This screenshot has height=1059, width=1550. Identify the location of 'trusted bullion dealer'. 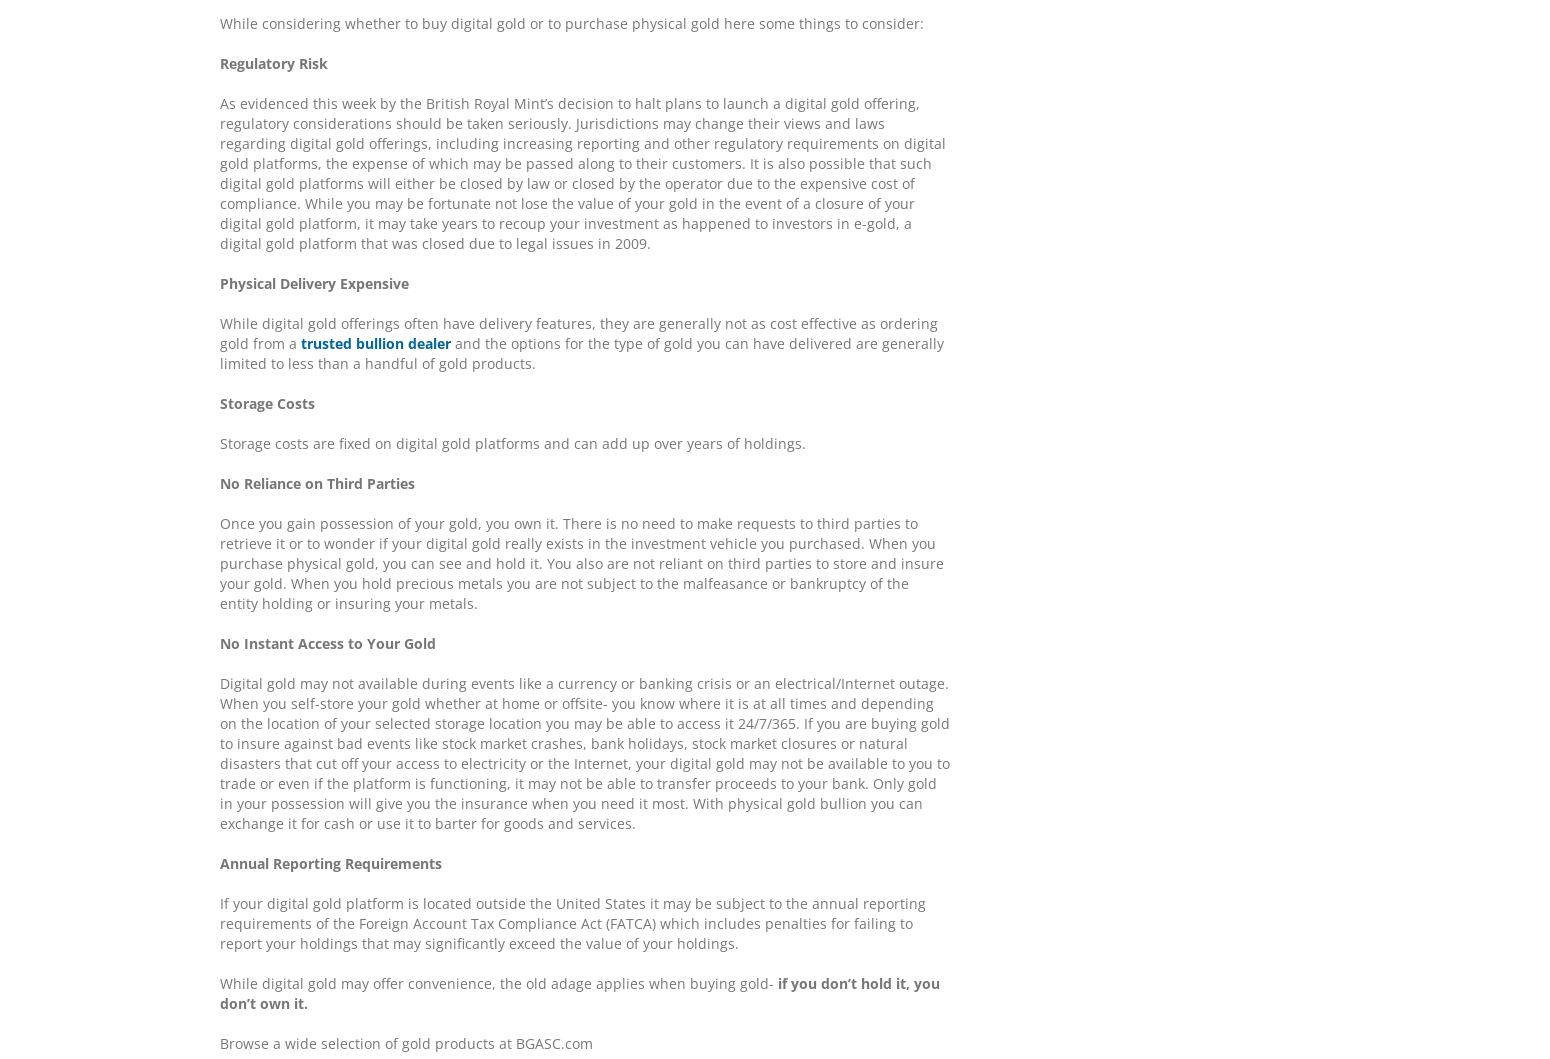
(375, 342).